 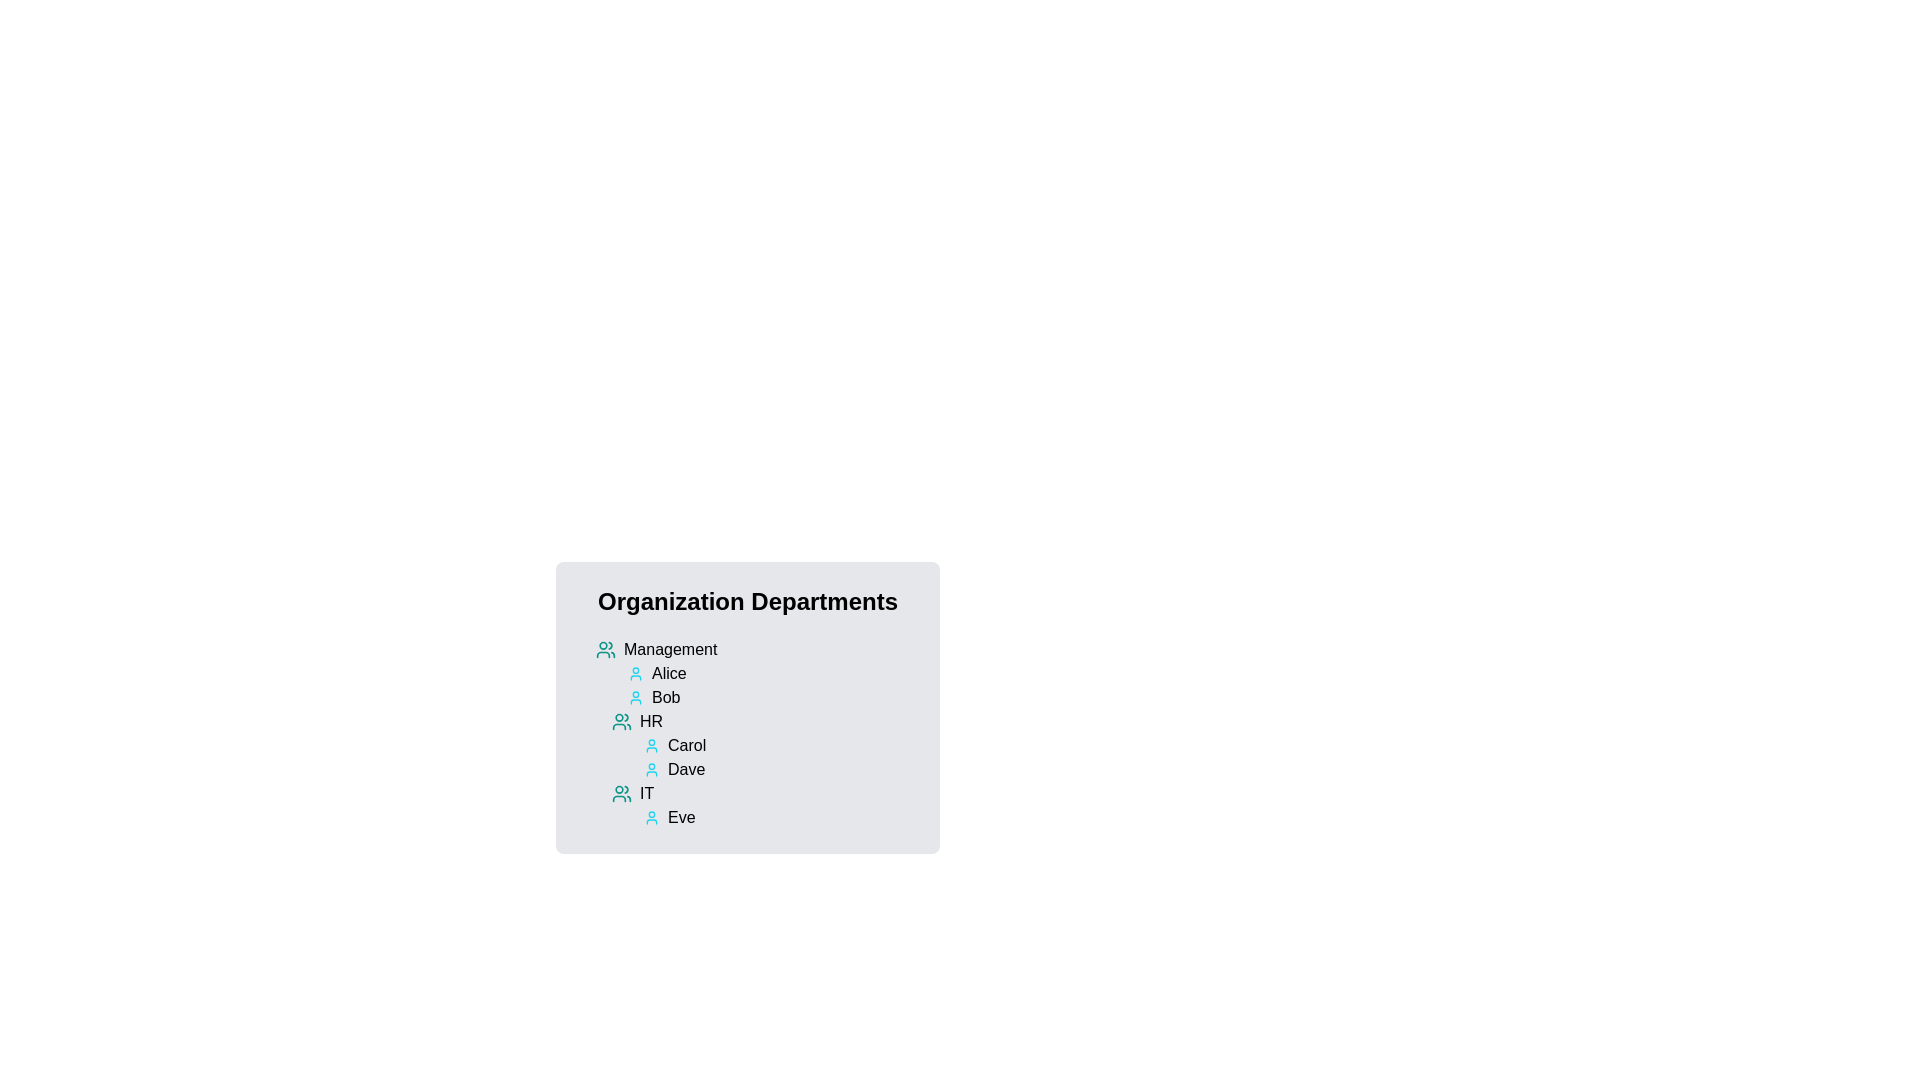 I want to click on name 'Dave' displayed in black font under the 'Organization Departments' section, which is part of the HR department group, so click(x=686, y=769).